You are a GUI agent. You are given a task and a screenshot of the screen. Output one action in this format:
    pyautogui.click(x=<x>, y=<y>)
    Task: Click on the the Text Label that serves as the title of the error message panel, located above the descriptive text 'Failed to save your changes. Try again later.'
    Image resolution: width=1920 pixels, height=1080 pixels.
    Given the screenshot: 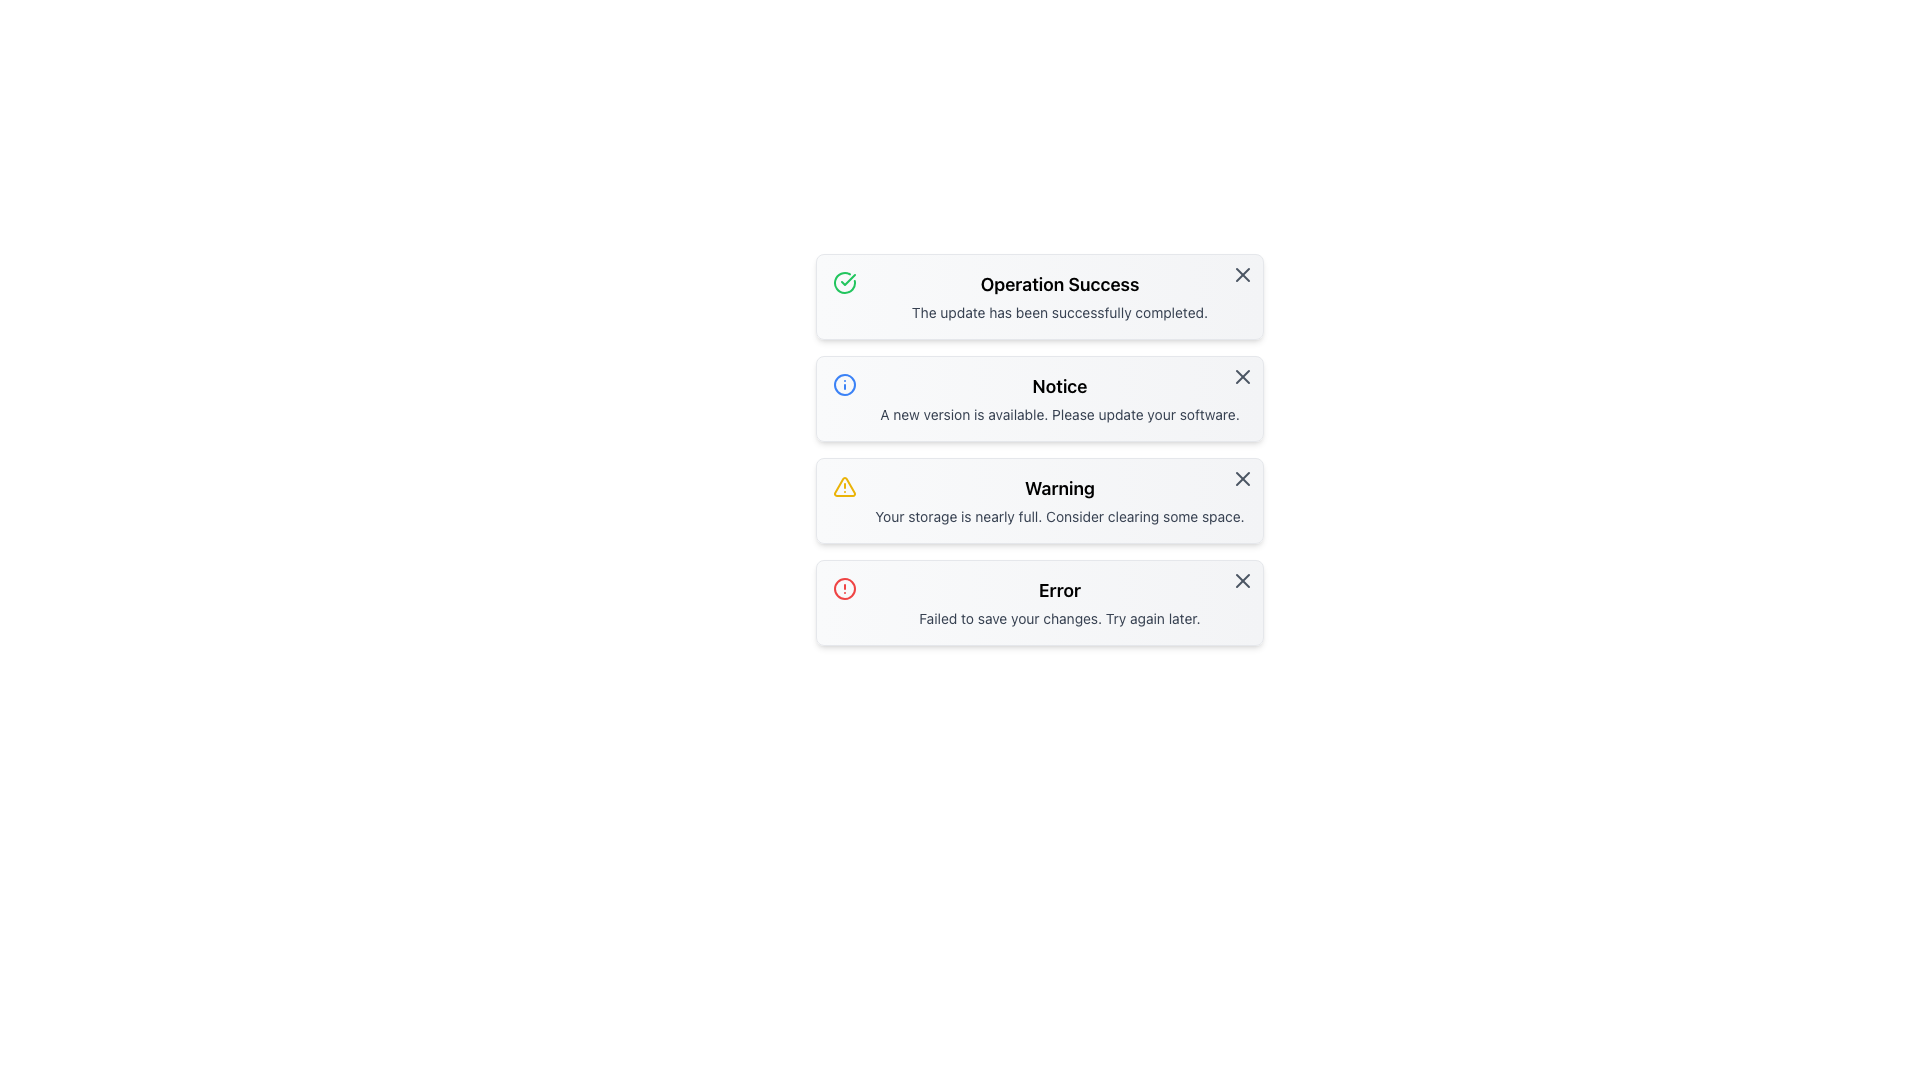 What is the action you would take?
    pyautogui.click(x=1059, y=589)
    